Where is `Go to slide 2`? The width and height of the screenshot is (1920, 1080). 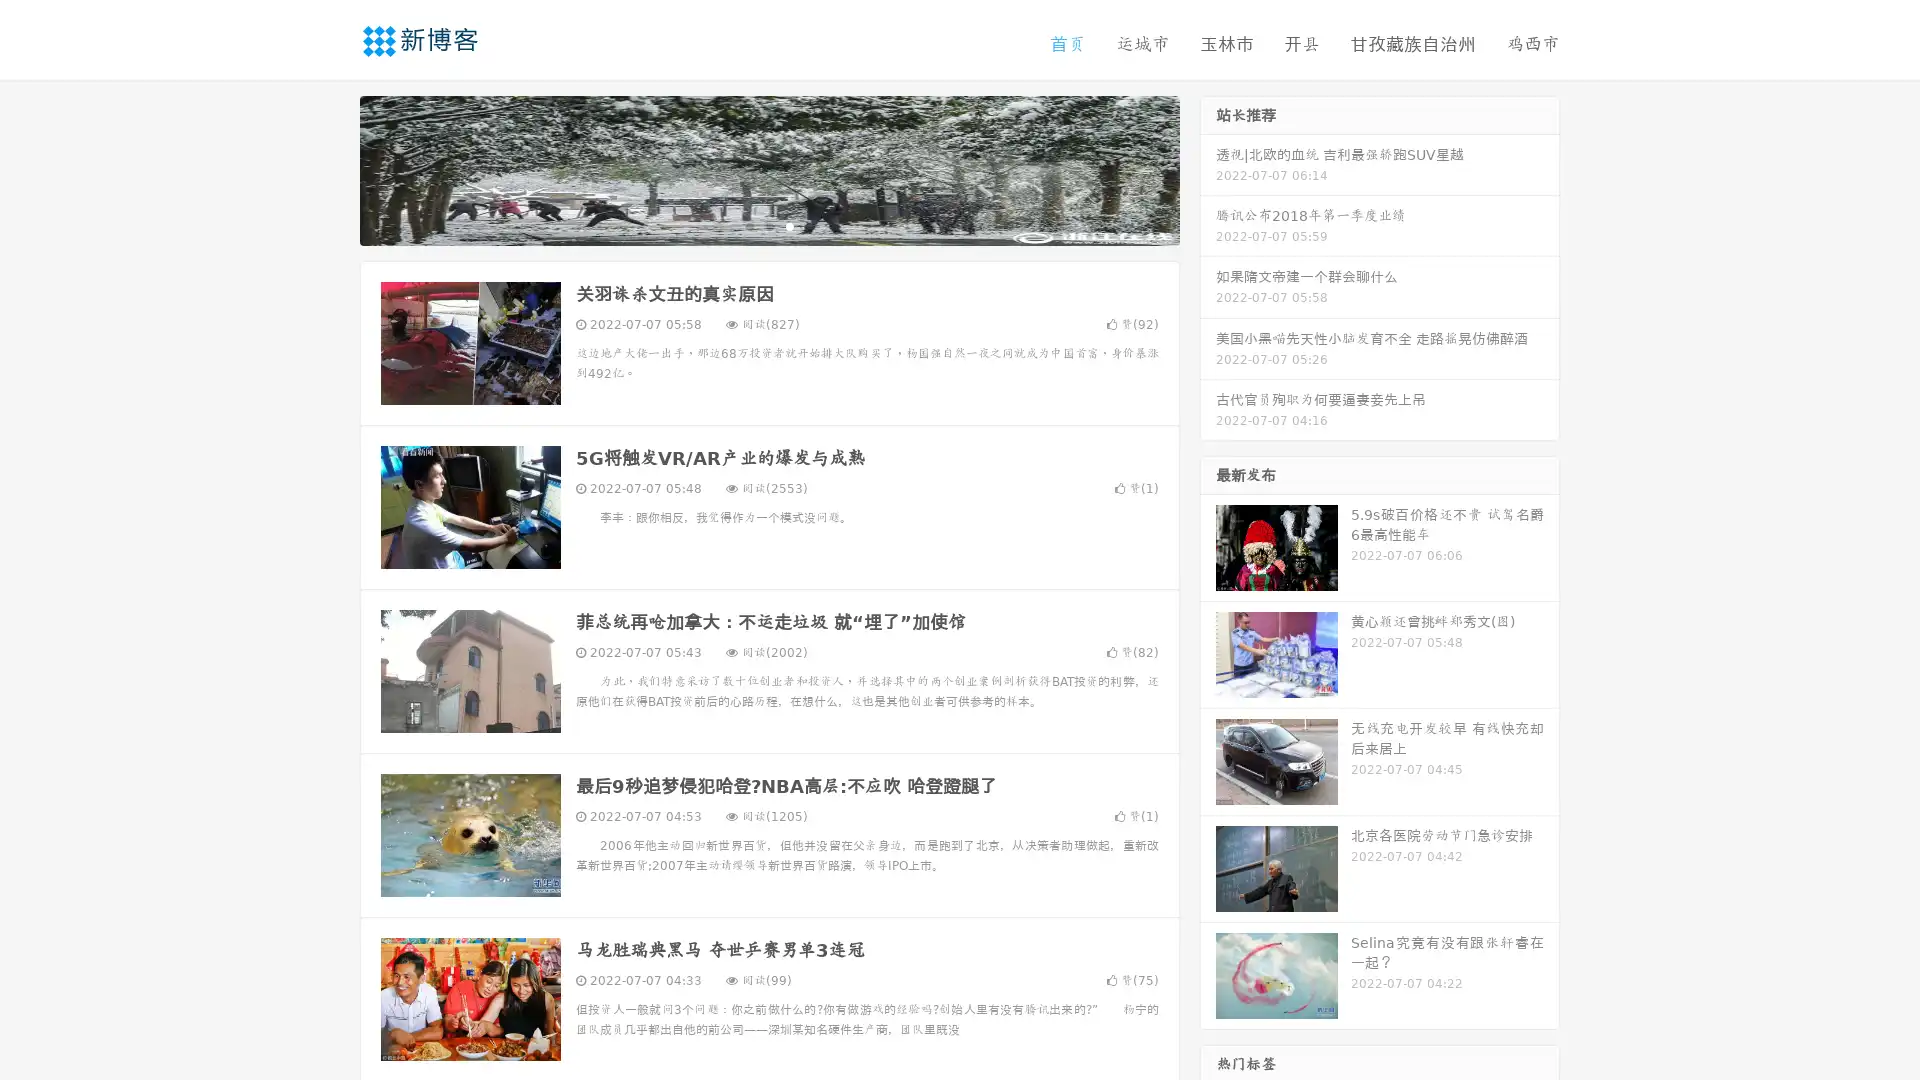 Go to slide 2 is located at coordinates (768, 225).